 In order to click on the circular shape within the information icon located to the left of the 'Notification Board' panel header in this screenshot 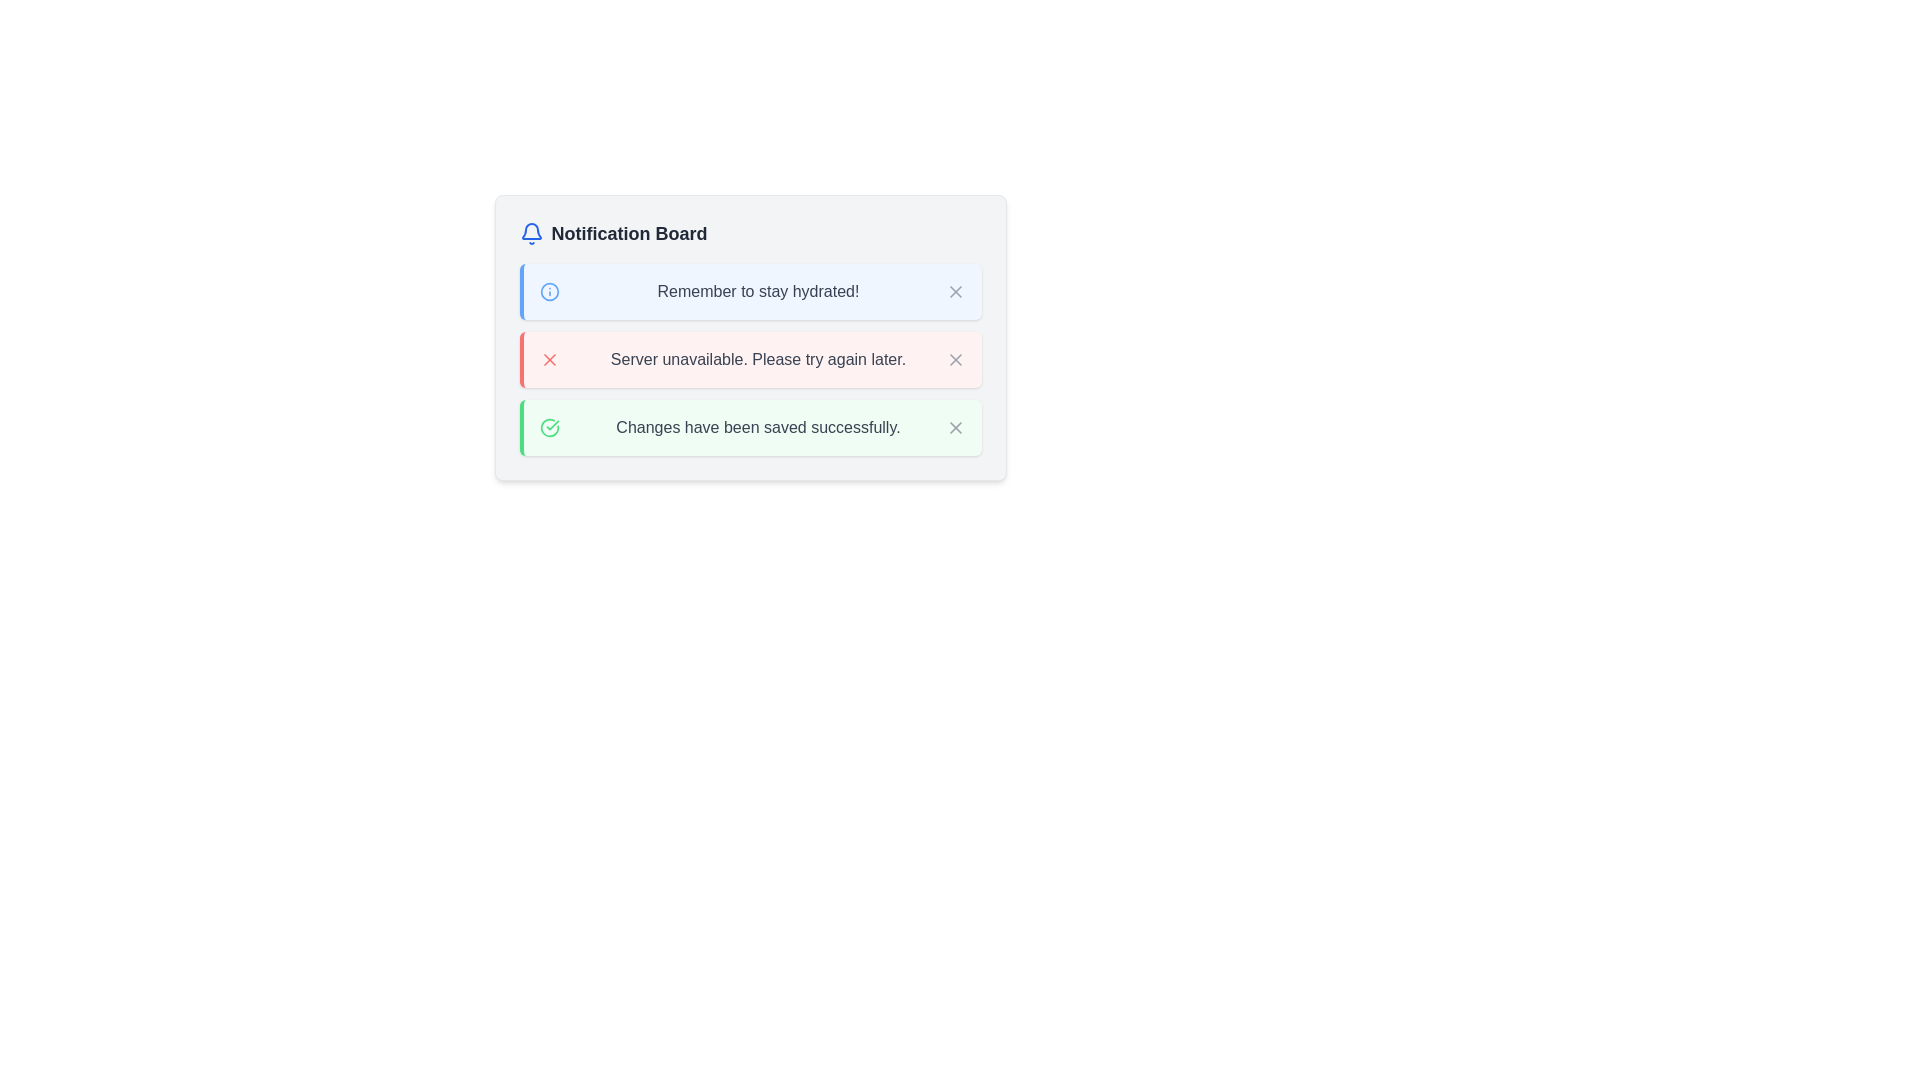, I will do `click(549, 292)`.